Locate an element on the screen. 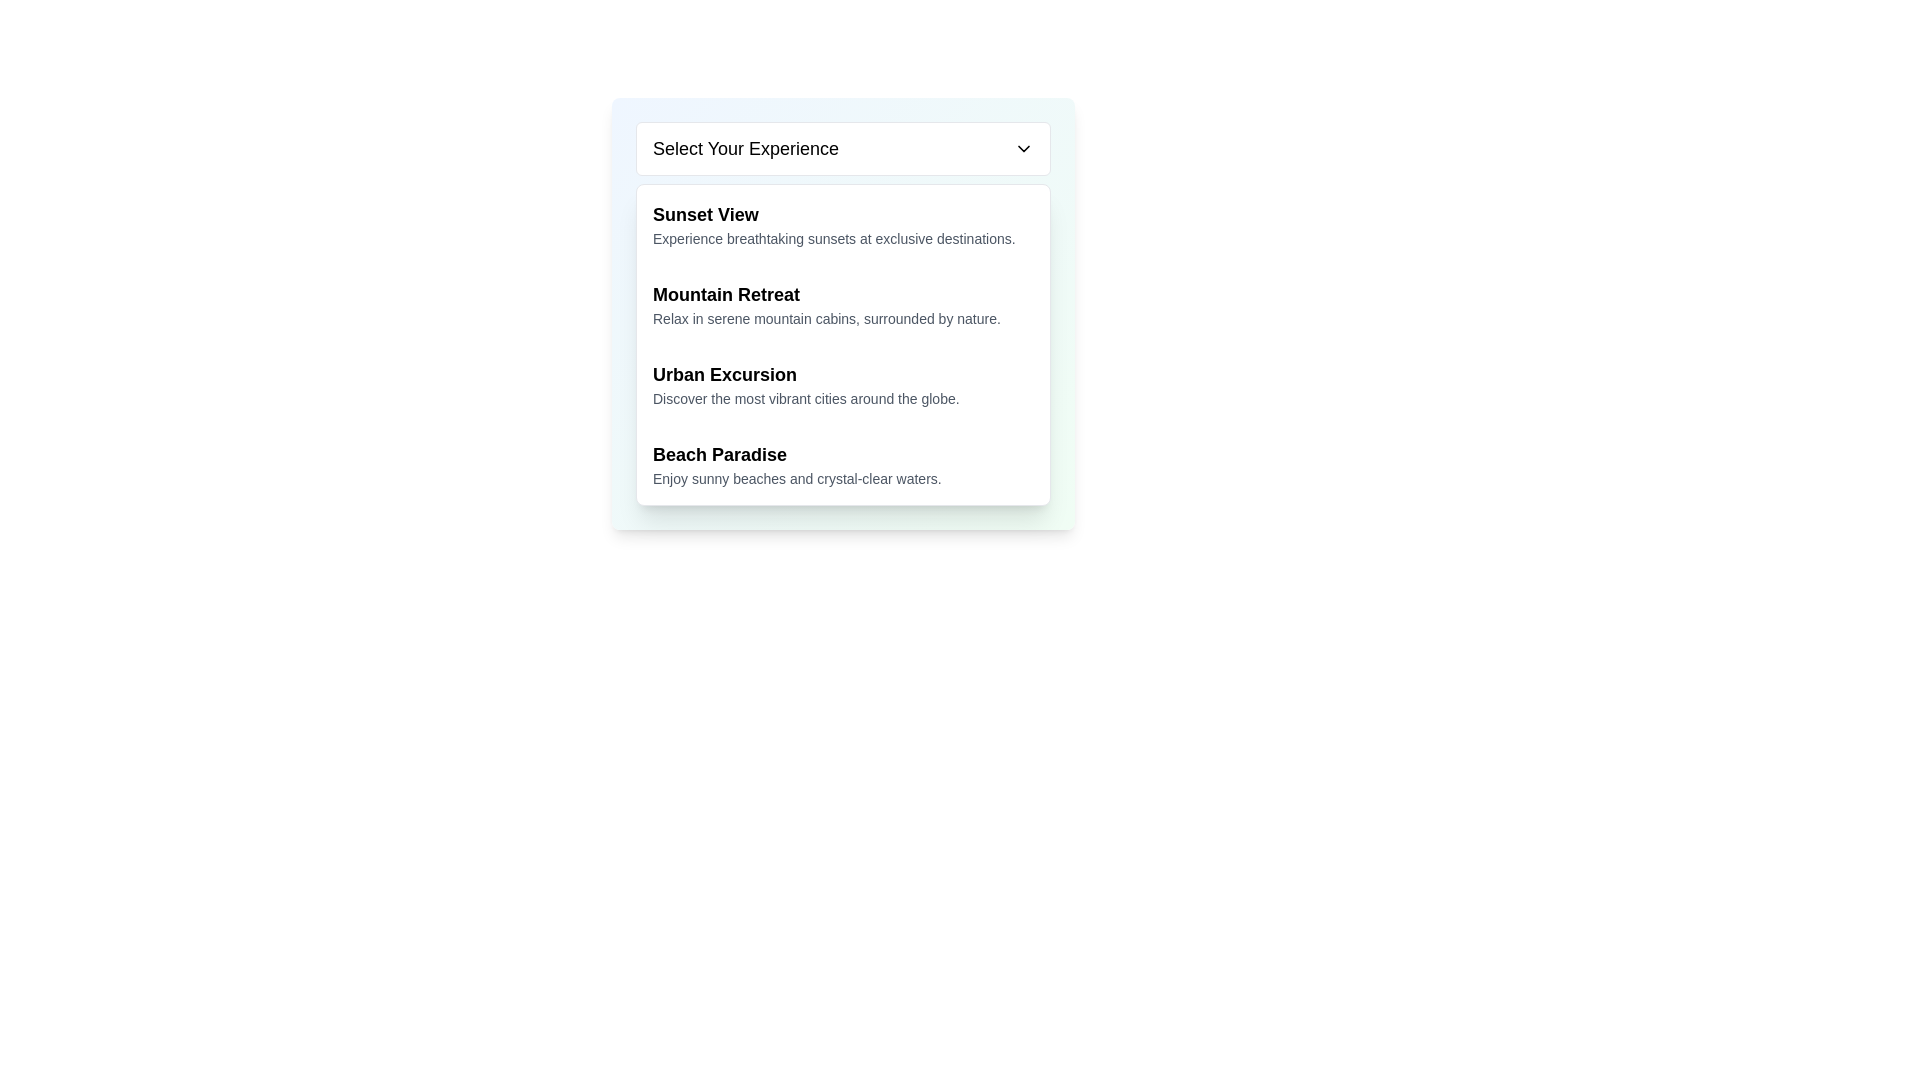 This screenshot has width=1920, height=1080. the descriptive text label that reads 'Relax in serene mountain cabins, surrounded by nature.' located under the title 'Mountain Retreat' in the dropdown menu labeled 'Select Your Experience.' is located at coordinates (843, 318).